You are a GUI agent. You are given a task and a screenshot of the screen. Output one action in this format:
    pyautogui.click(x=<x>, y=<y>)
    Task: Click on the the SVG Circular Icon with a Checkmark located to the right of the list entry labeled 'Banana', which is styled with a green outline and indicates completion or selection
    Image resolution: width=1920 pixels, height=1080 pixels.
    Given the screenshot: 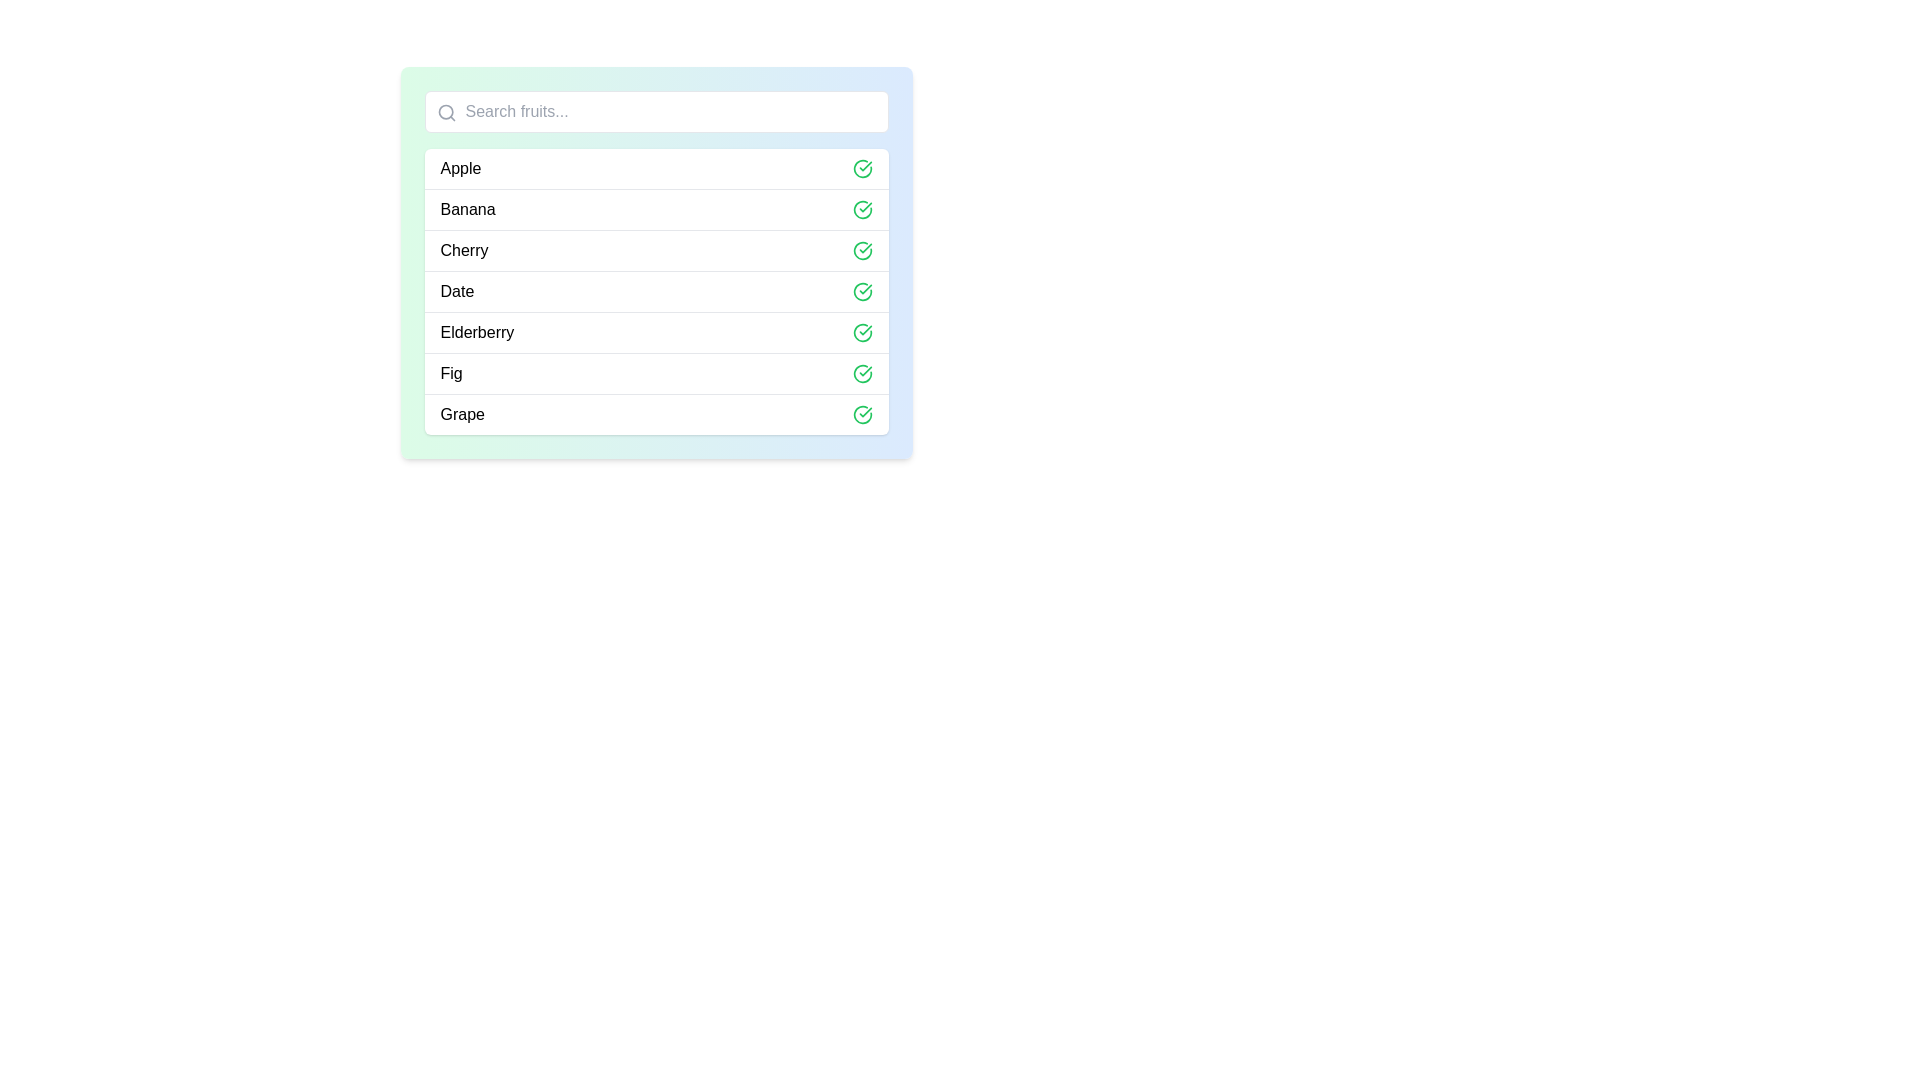 What is the action you would take?
    pyautogui.click(x=862, y=209)
    